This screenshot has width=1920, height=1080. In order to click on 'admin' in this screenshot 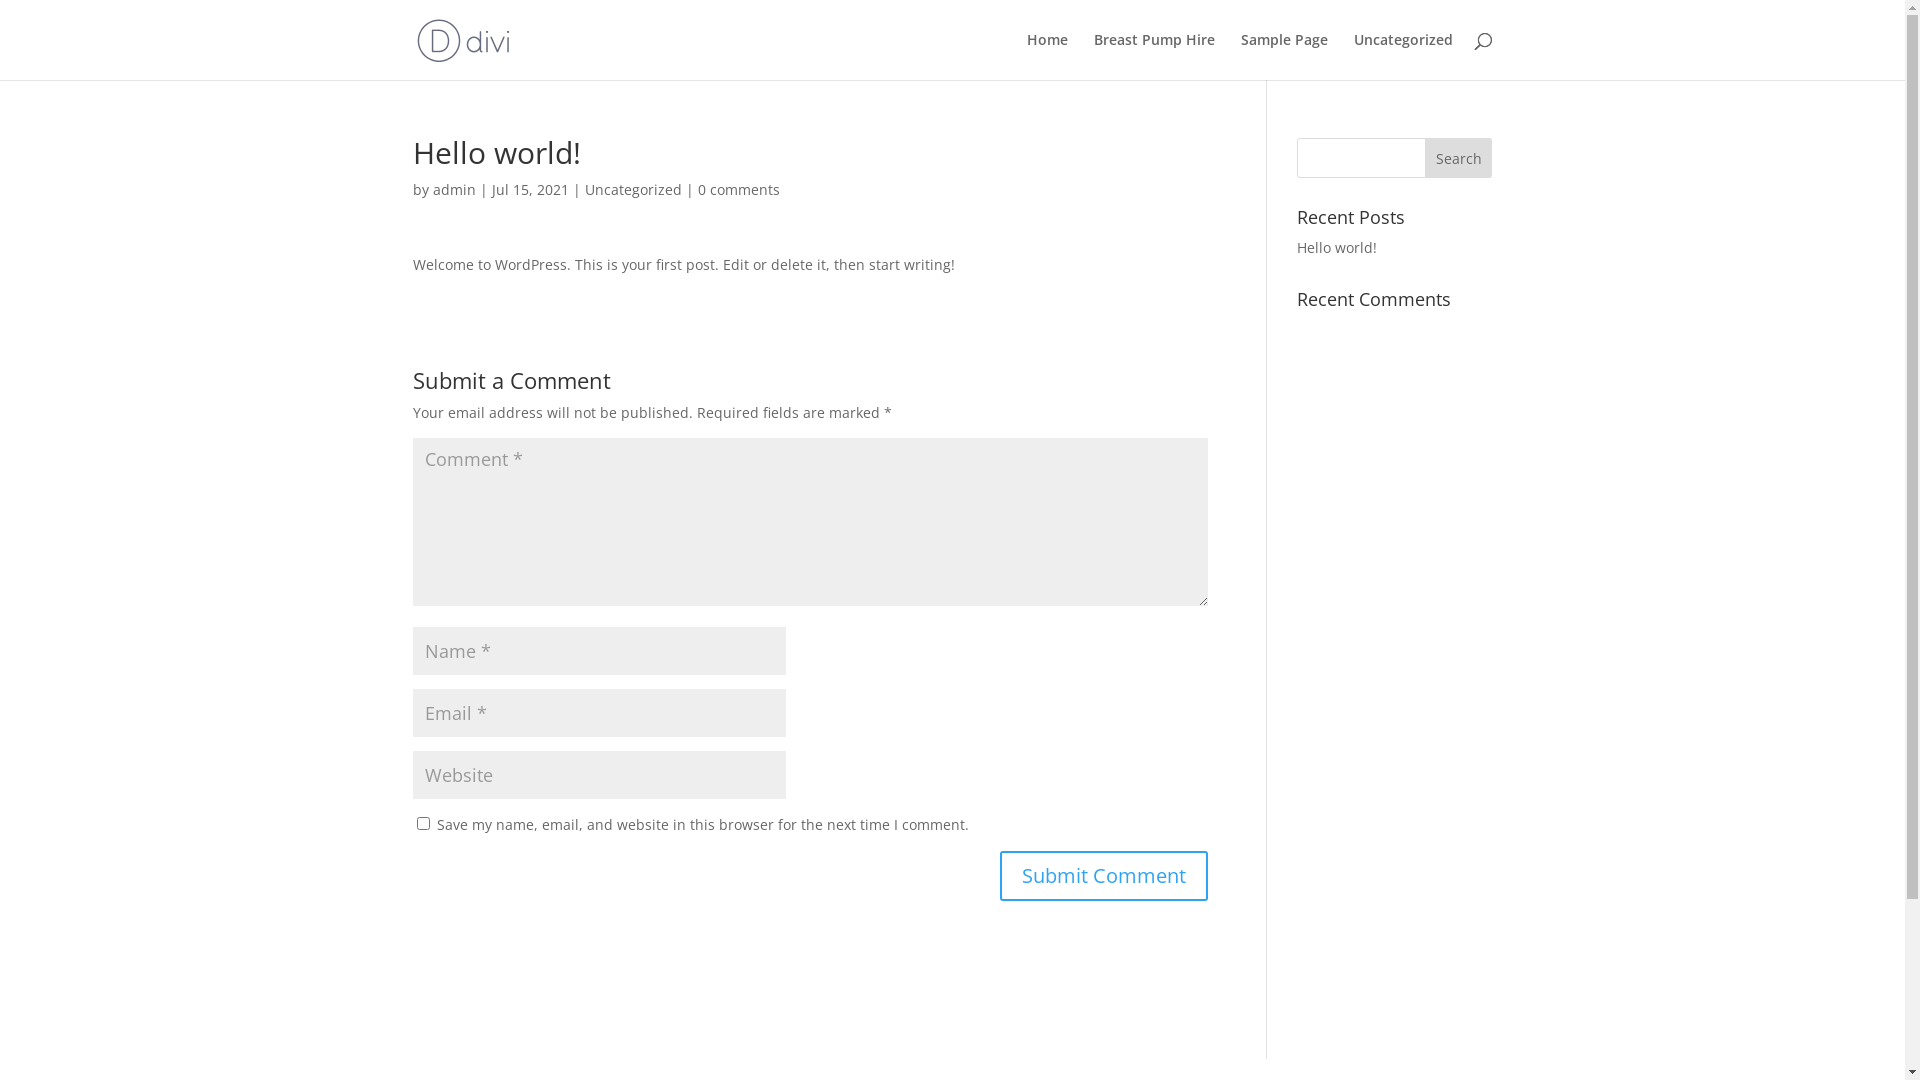, I will do `click(452, 189)`.